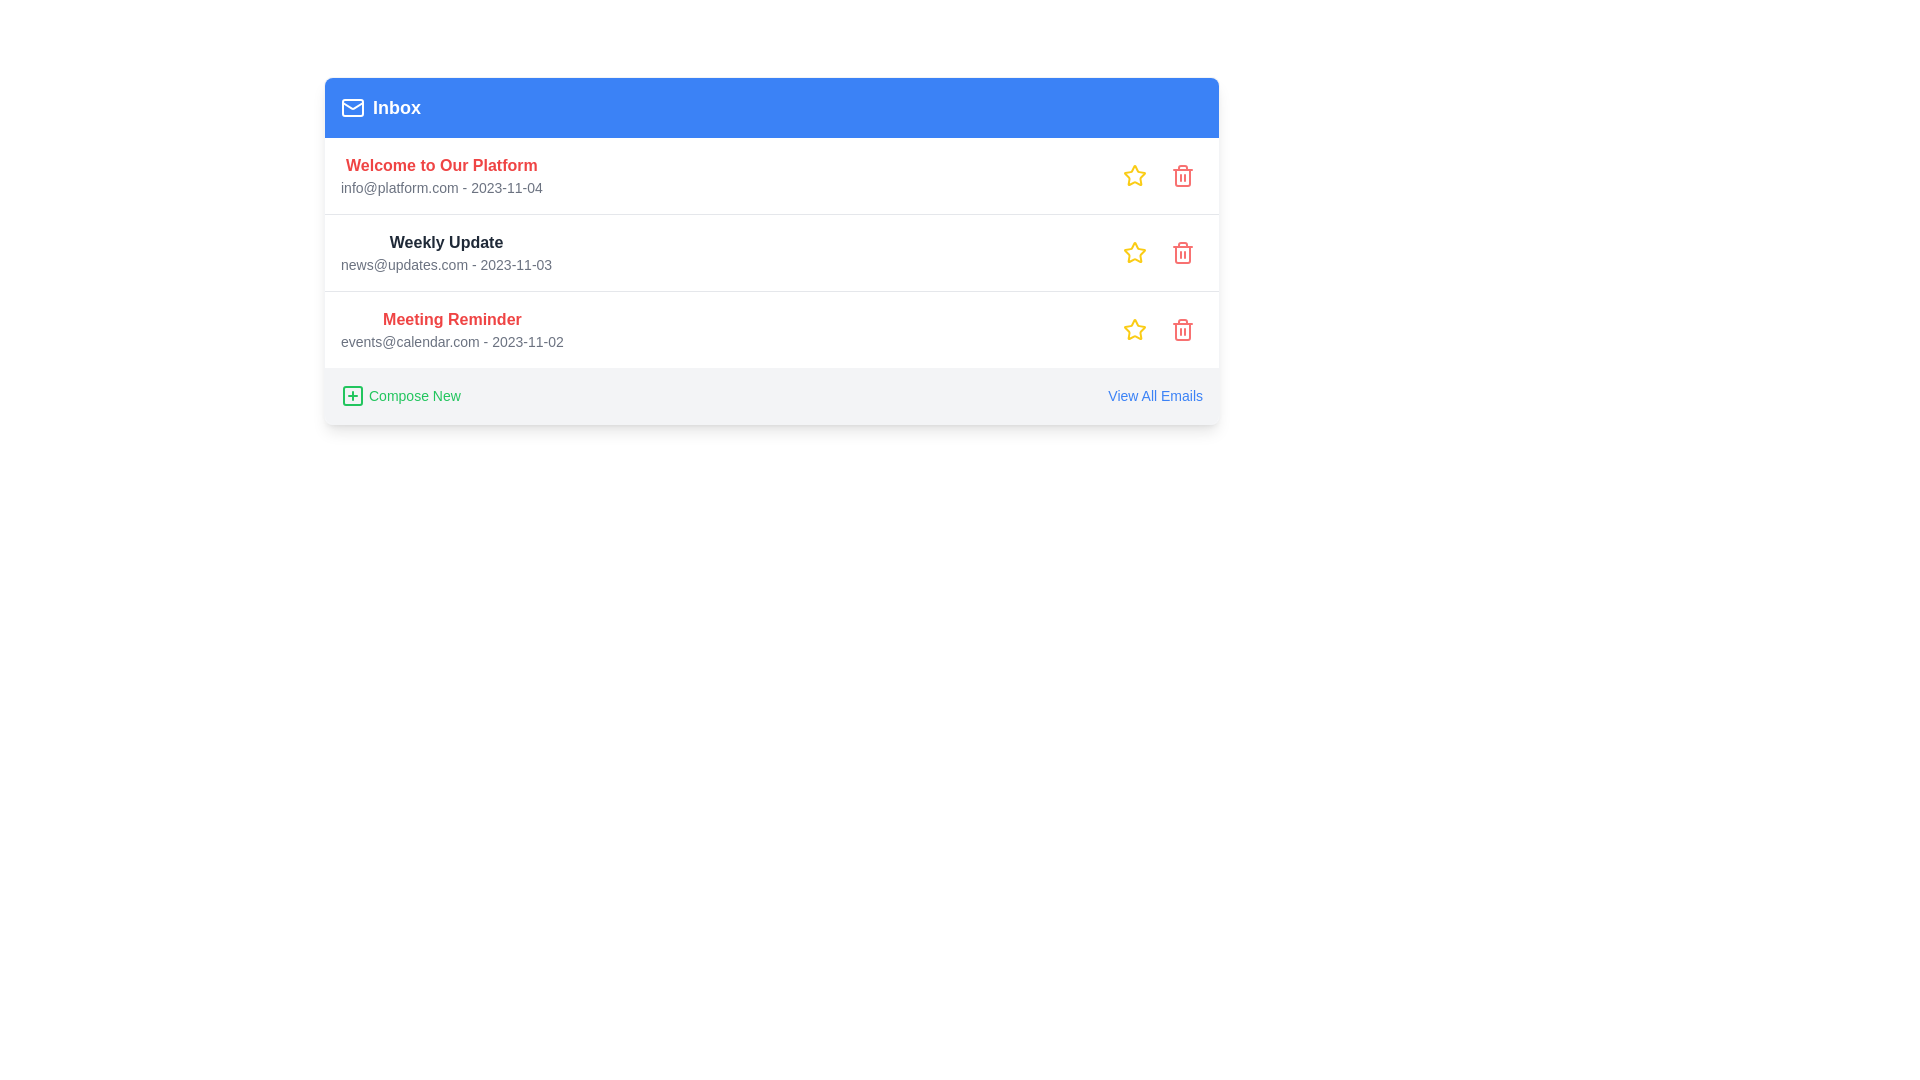  Describe the element at coordinates (451, 329) in the screenshot. I see `the 'Meeting Reminder' email listing which features bold red text and smaller gray text, located` at that location.